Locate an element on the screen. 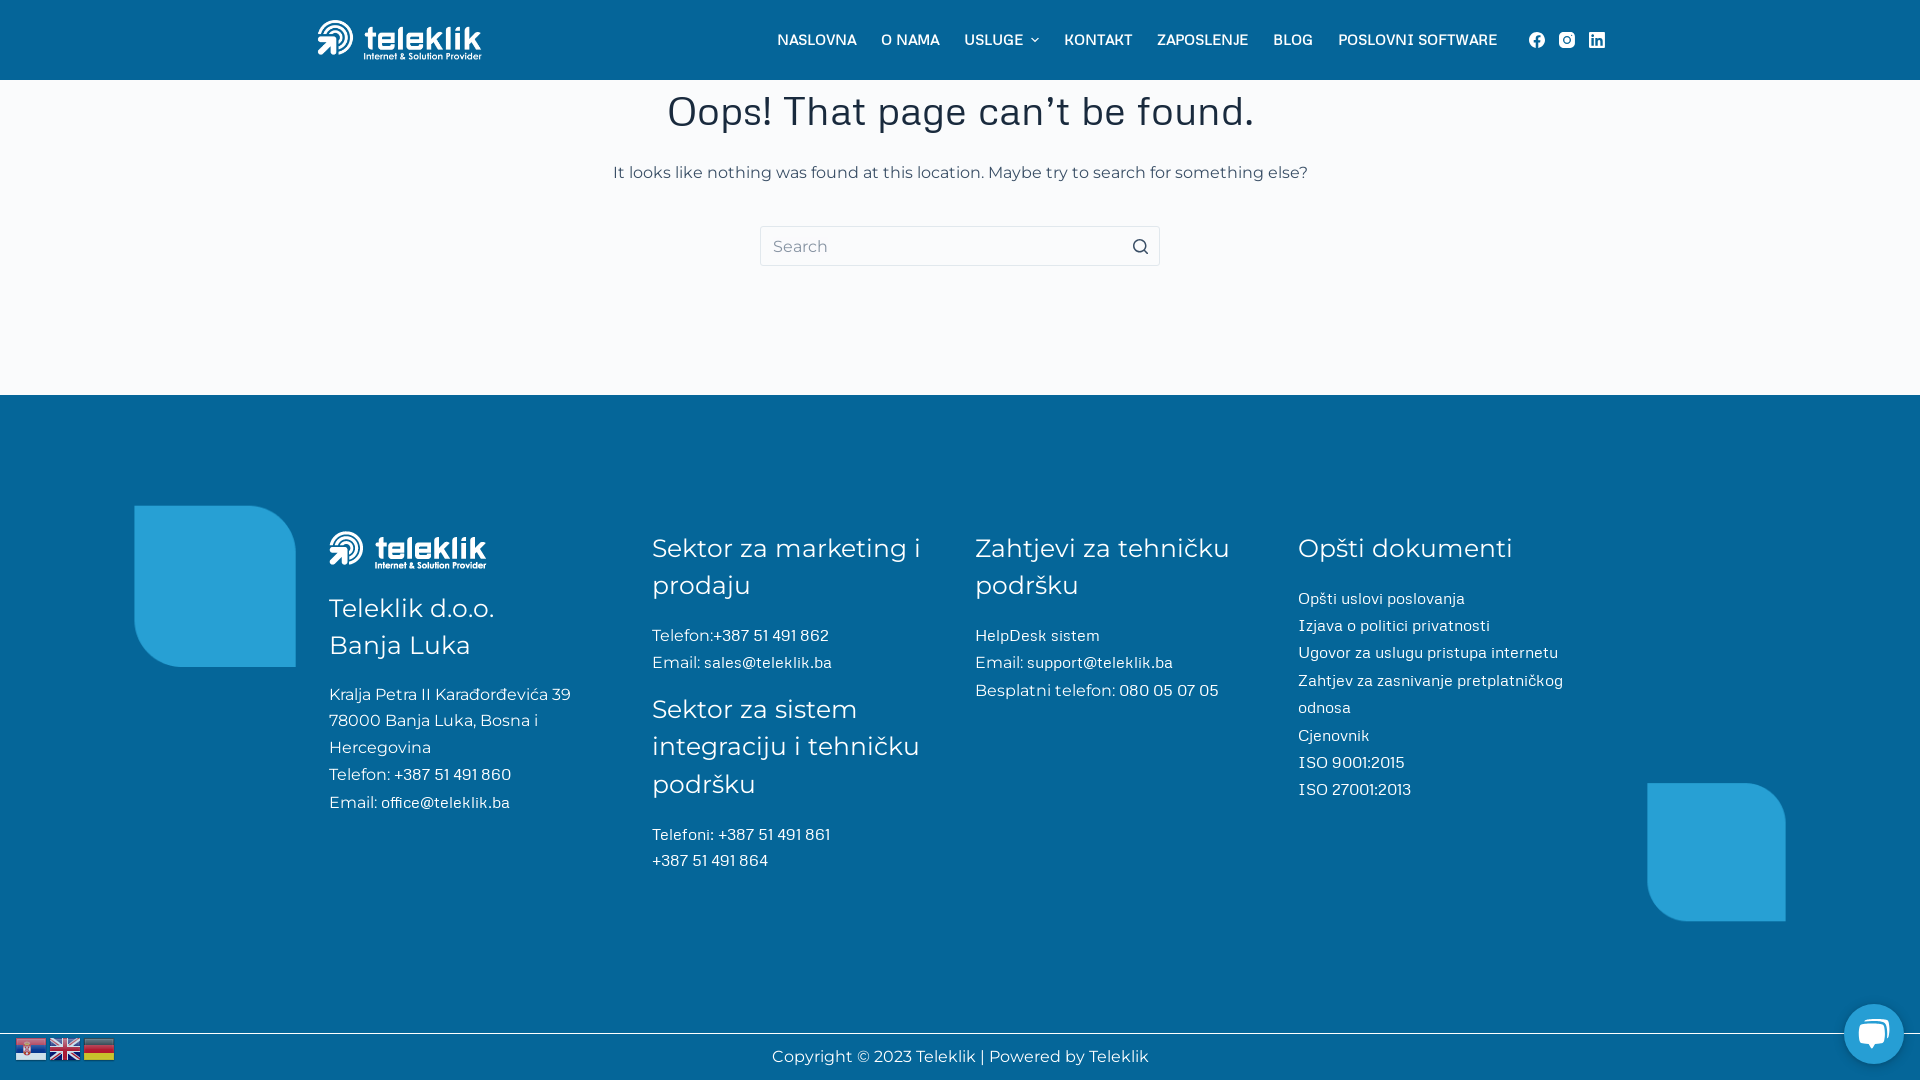 The width and height of the screenshot is (1920, 1080). 'BLOG' is located at coordinates (1292, 39).